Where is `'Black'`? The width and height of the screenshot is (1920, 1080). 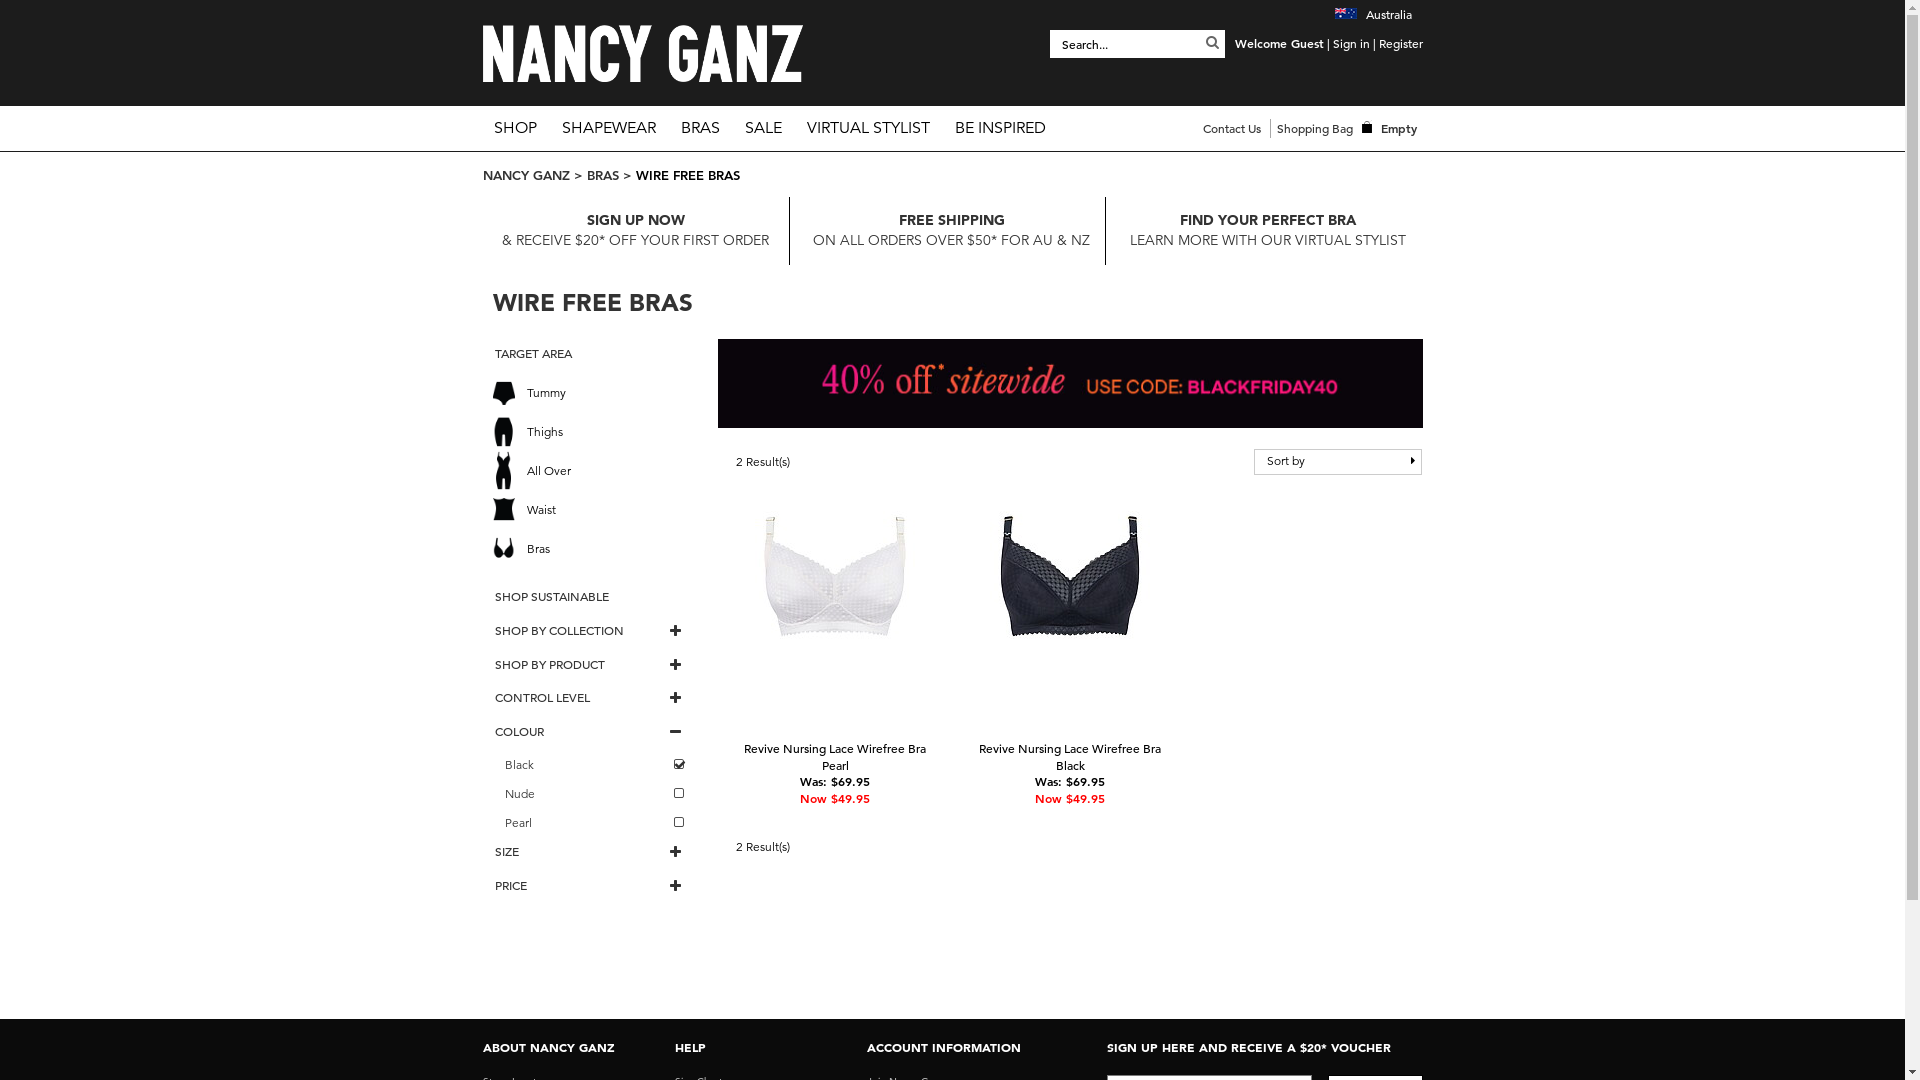
'Black' is located at coordinates (593, 765).